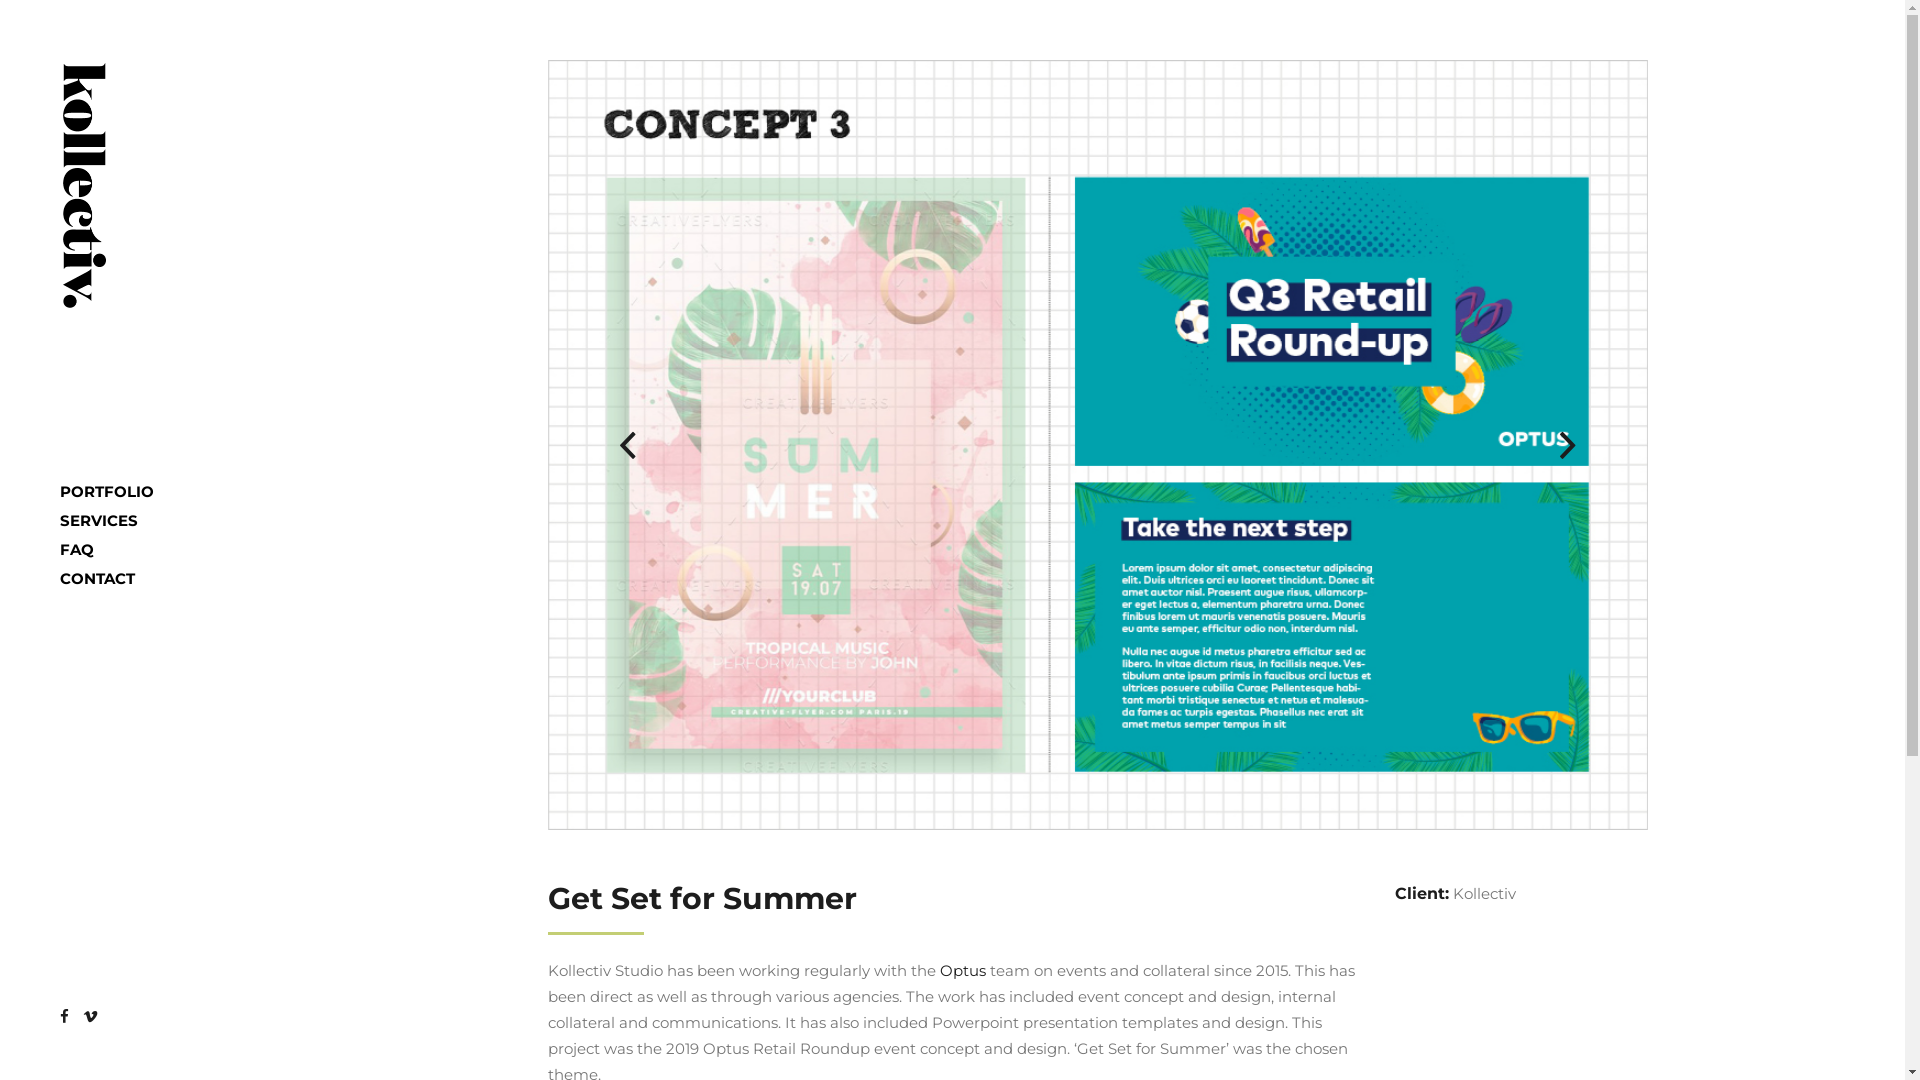 The width and height of the screenshot is (1920, 1080). Describe the element at coordinates (121, 578) in the screenshot. I see `'CONTACT'` at that location.